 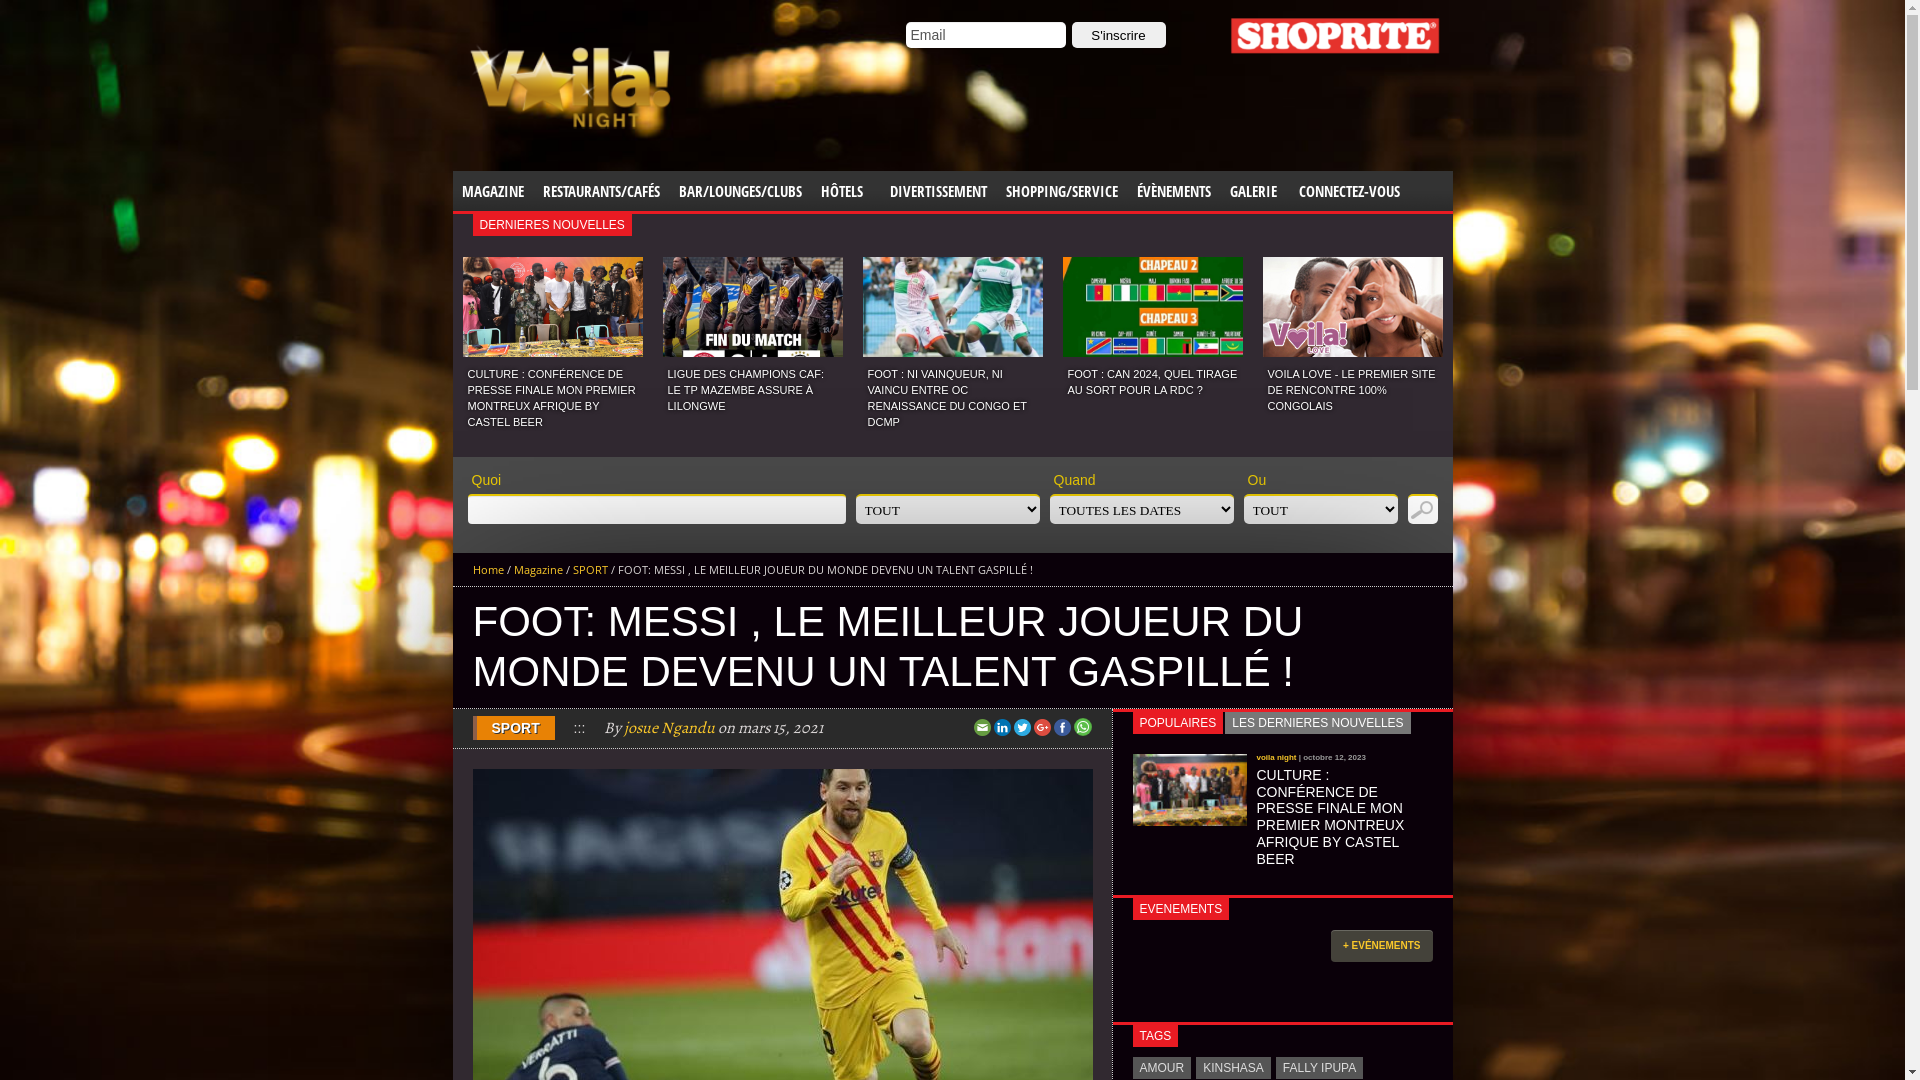 What do you see at coordinates (1177, 722) in the screenshot?
I see `'POPULAIRES'` at bounding box center [1177, 722].